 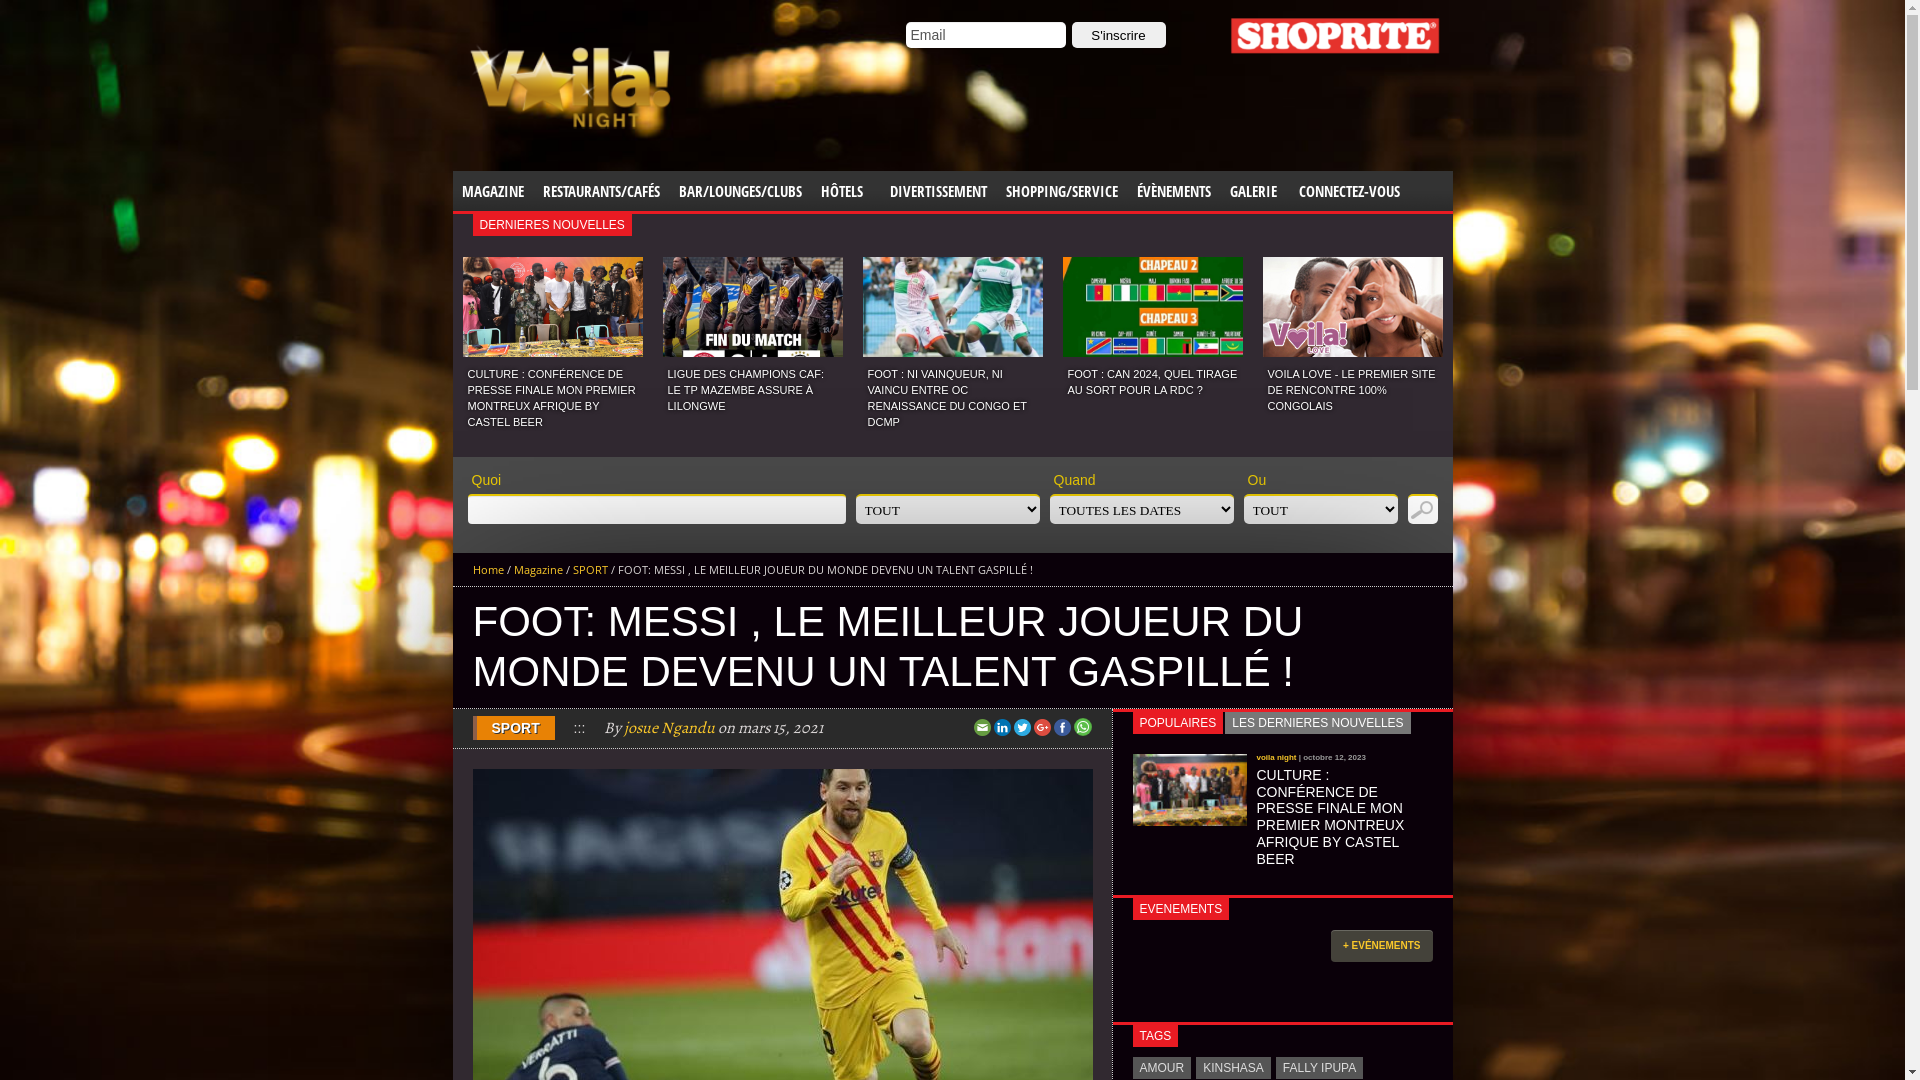 What do you see at coordinates (1177, 722) in the screenshot?
I see `'POPULAIRES'` at bounding box center [1177, 722].